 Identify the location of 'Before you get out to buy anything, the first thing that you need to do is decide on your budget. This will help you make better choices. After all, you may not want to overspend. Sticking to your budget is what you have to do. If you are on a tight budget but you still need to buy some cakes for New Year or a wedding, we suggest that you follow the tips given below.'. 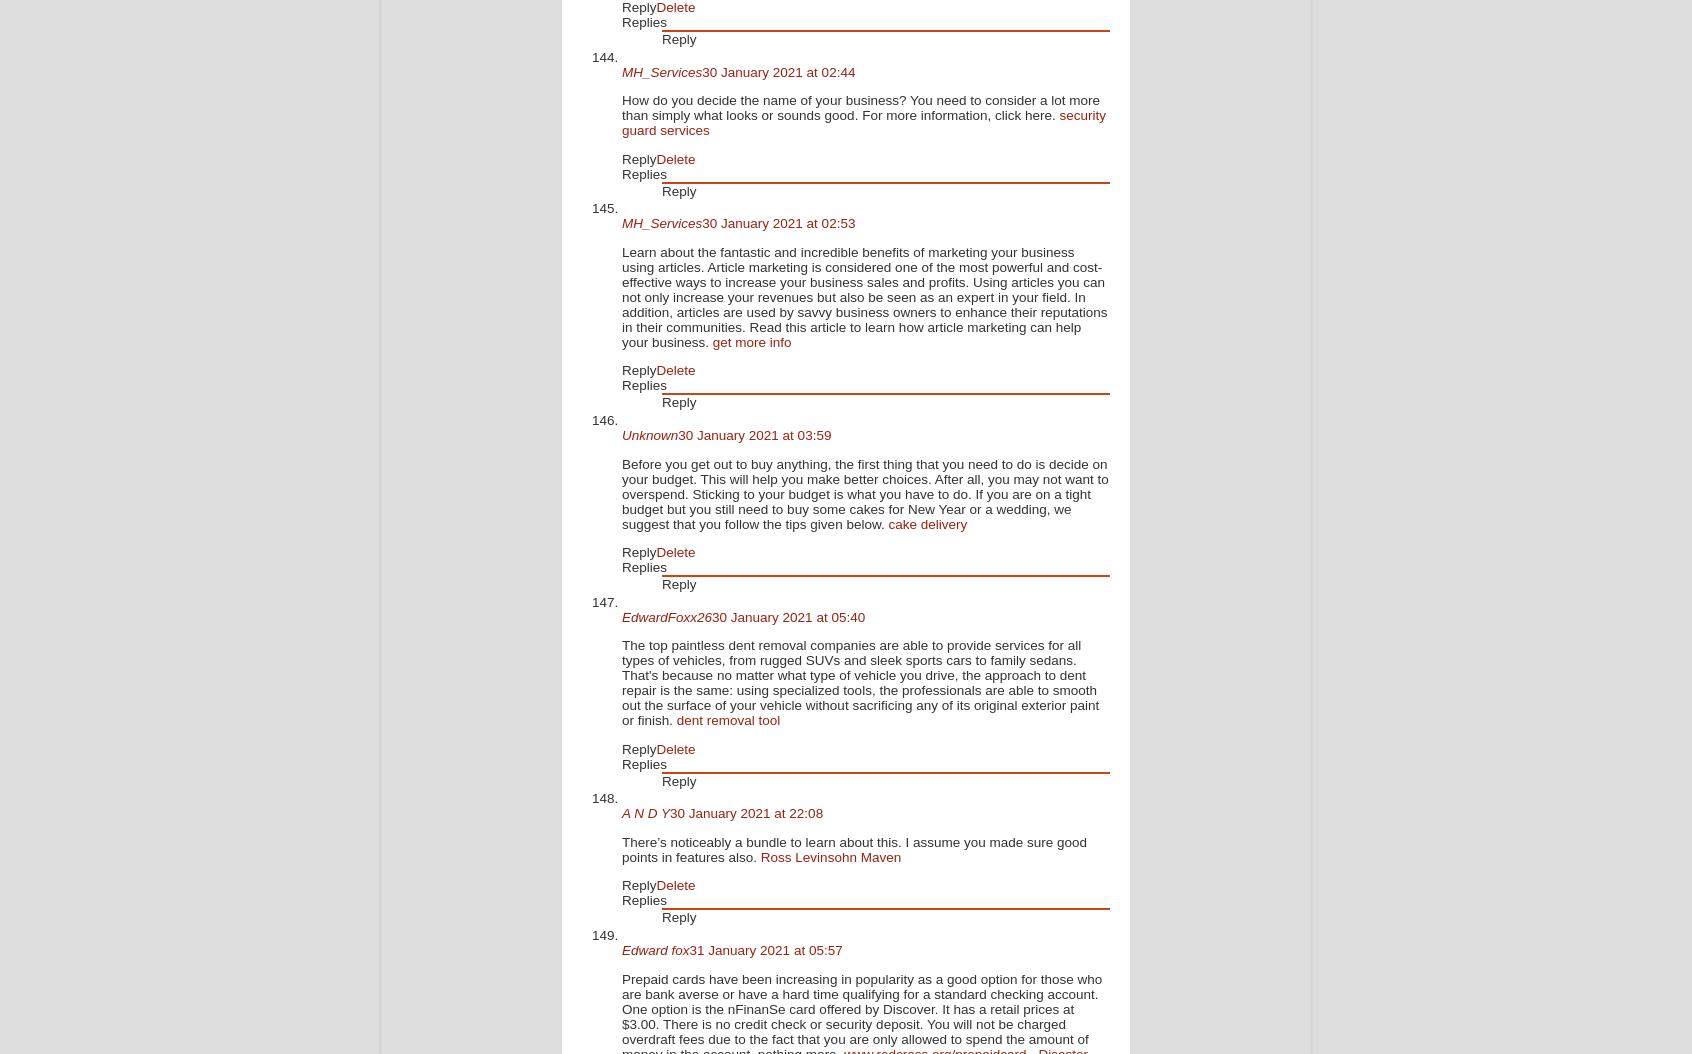
(620, 492).